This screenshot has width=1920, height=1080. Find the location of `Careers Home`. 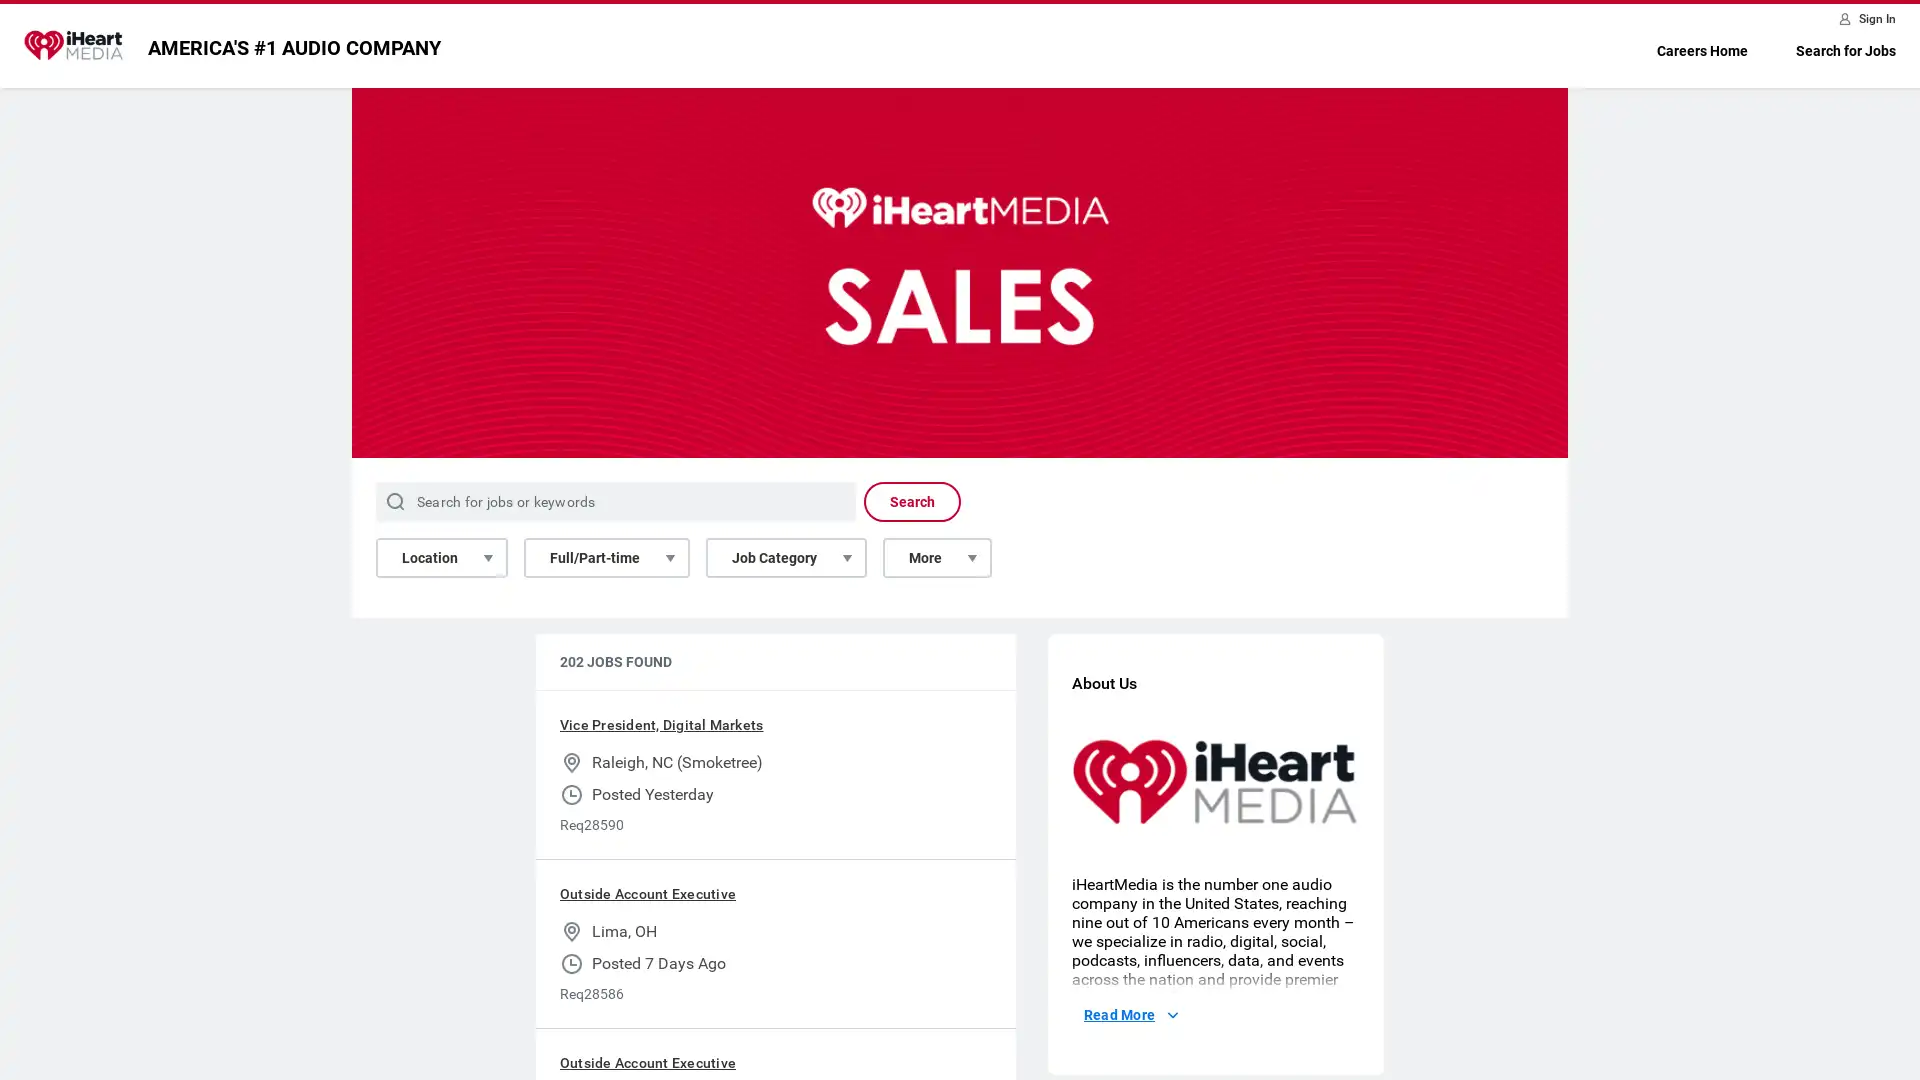

Careers Home is located at coordinates (1701, 50).